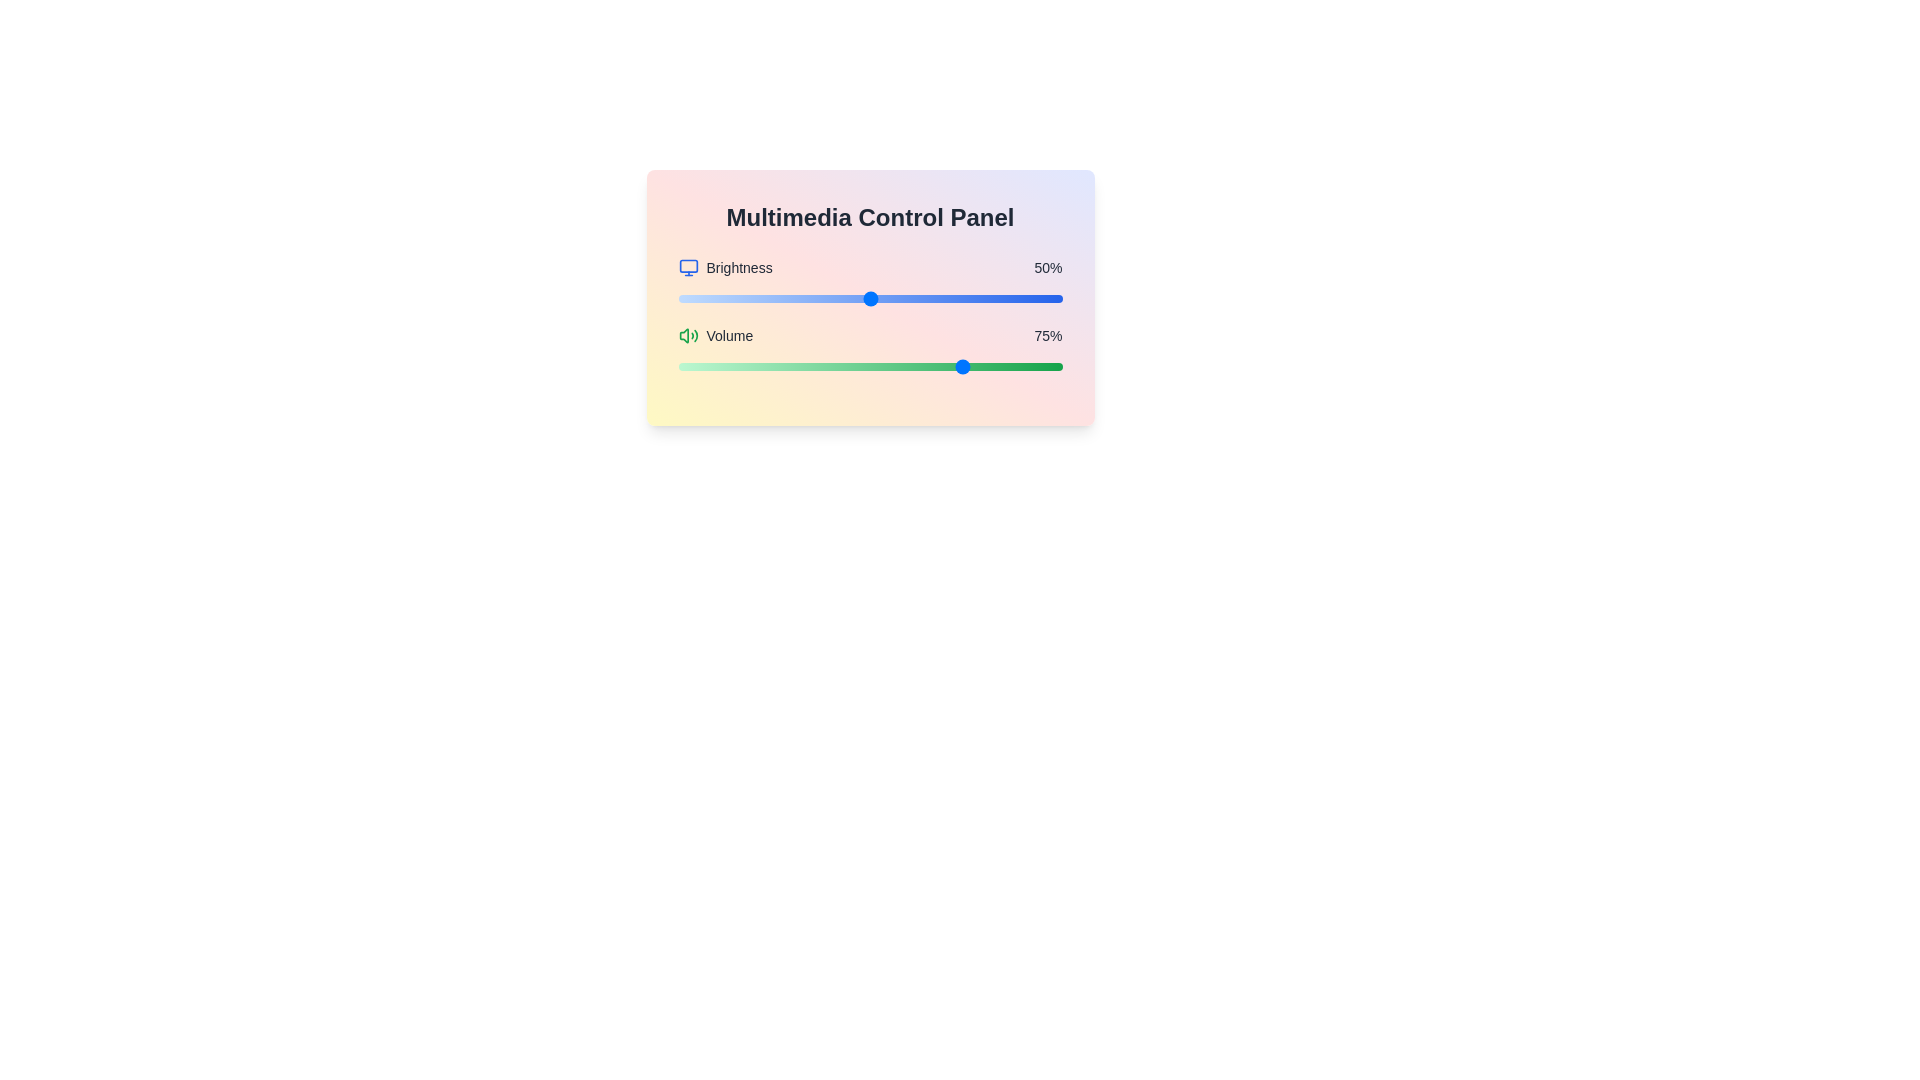 Image resolution: width=1920 pixels, height=1080 pixels. I want to click on the volume slider to 1% by dragging the slider to the desired position, so click(682, 366).